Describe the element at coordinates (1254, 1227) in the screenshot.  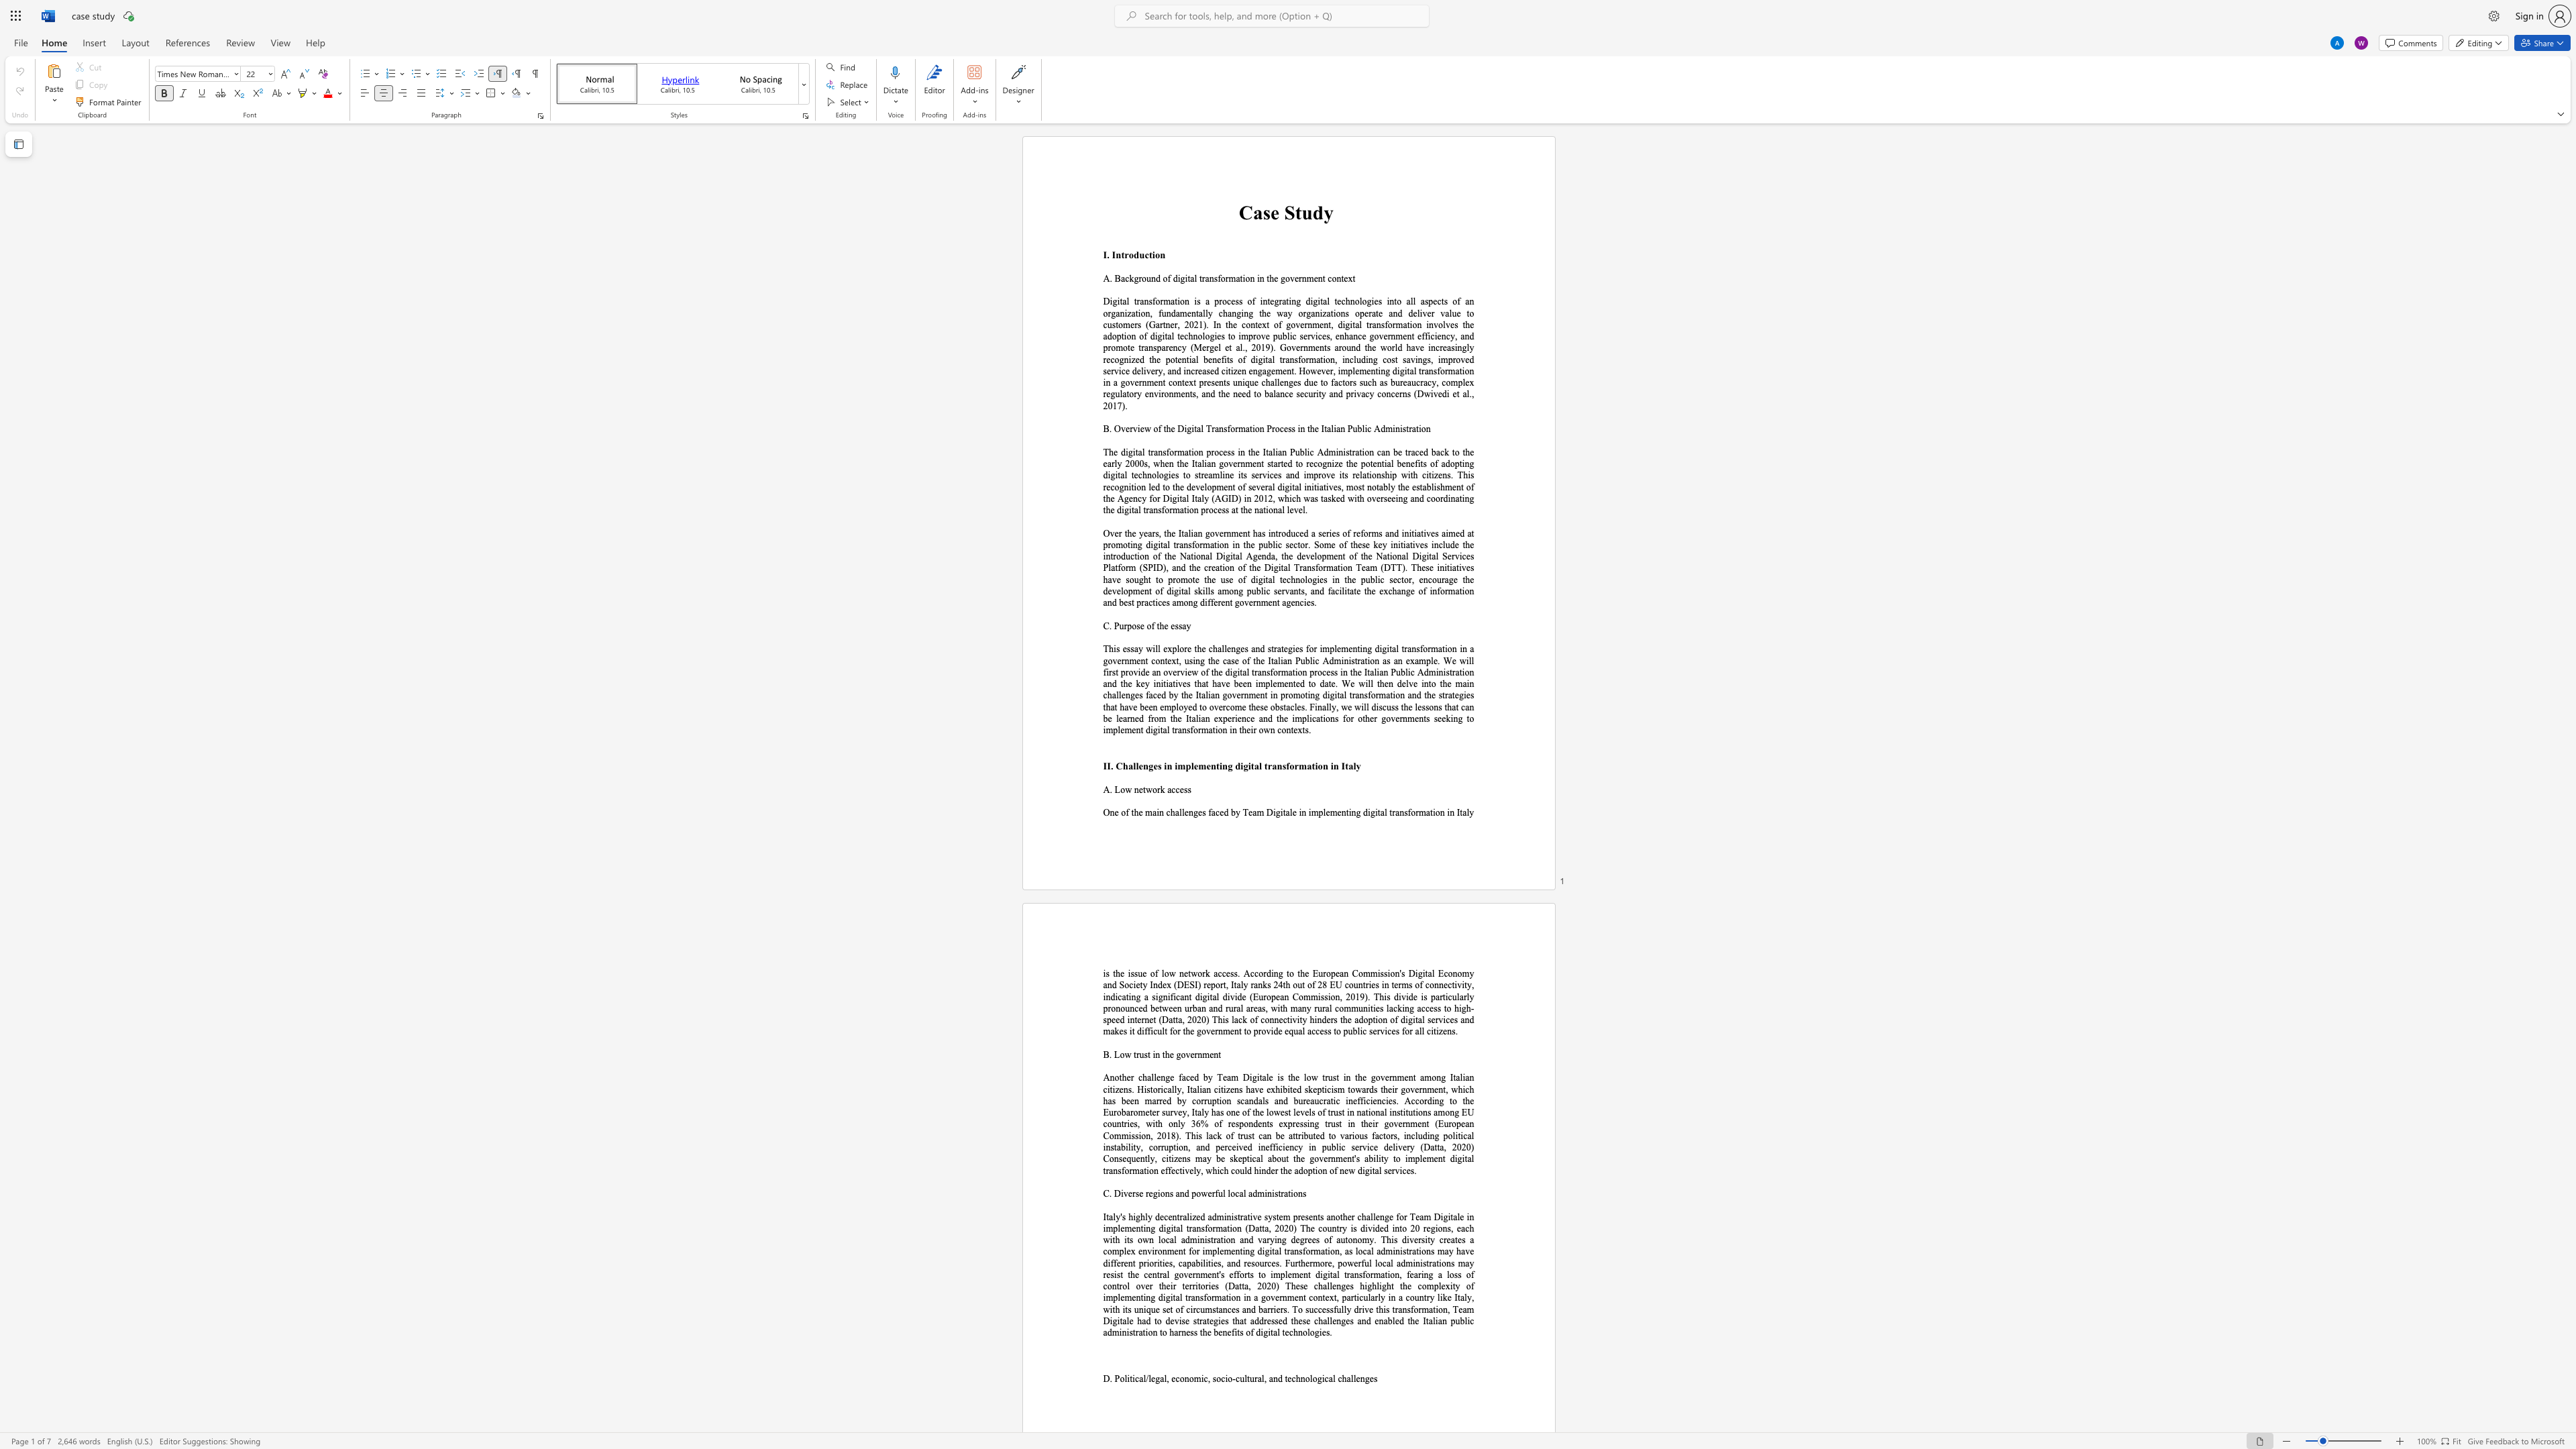
I see `the subset text "atta, 2020) The country is divided into 20 regions, each wit" within the text "Italy"` at that location.